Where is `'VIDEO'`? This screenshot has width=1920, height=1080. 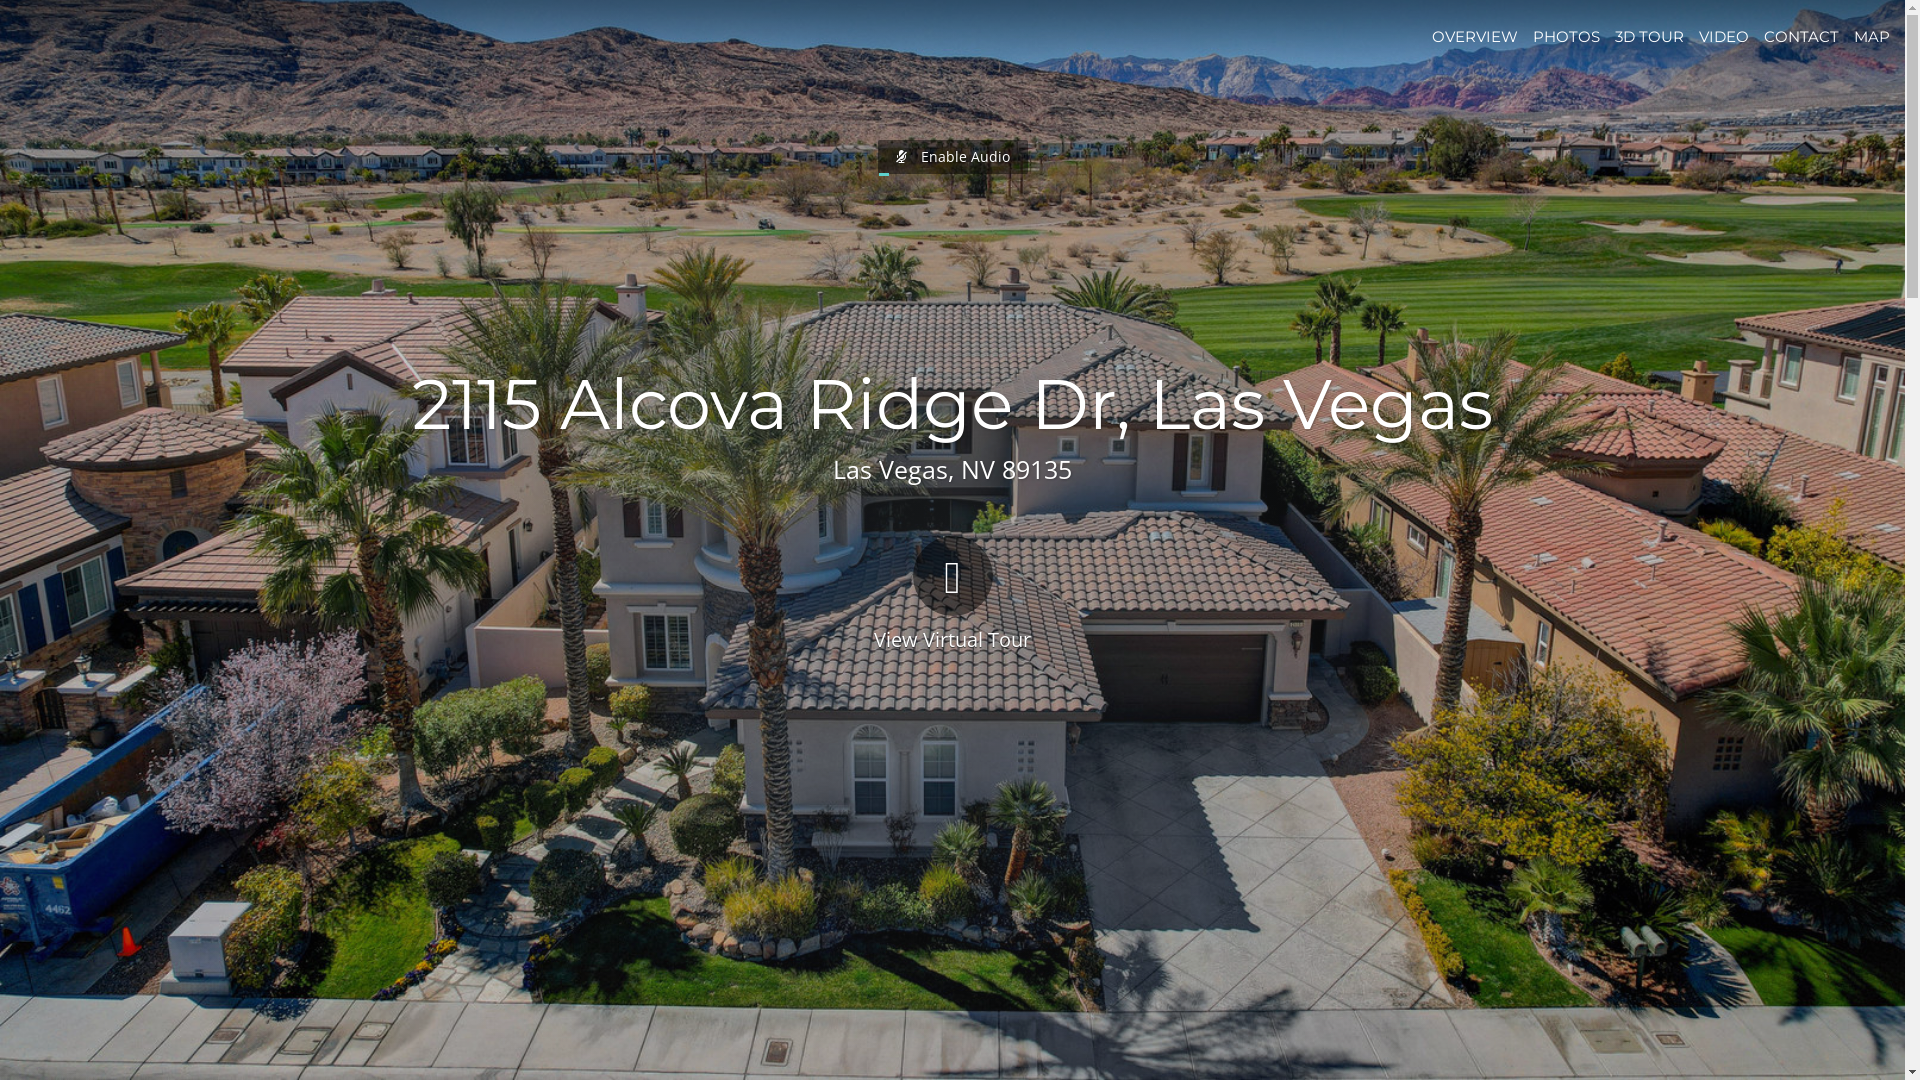
'VIDEO' is located at coordinates (1722, 36).